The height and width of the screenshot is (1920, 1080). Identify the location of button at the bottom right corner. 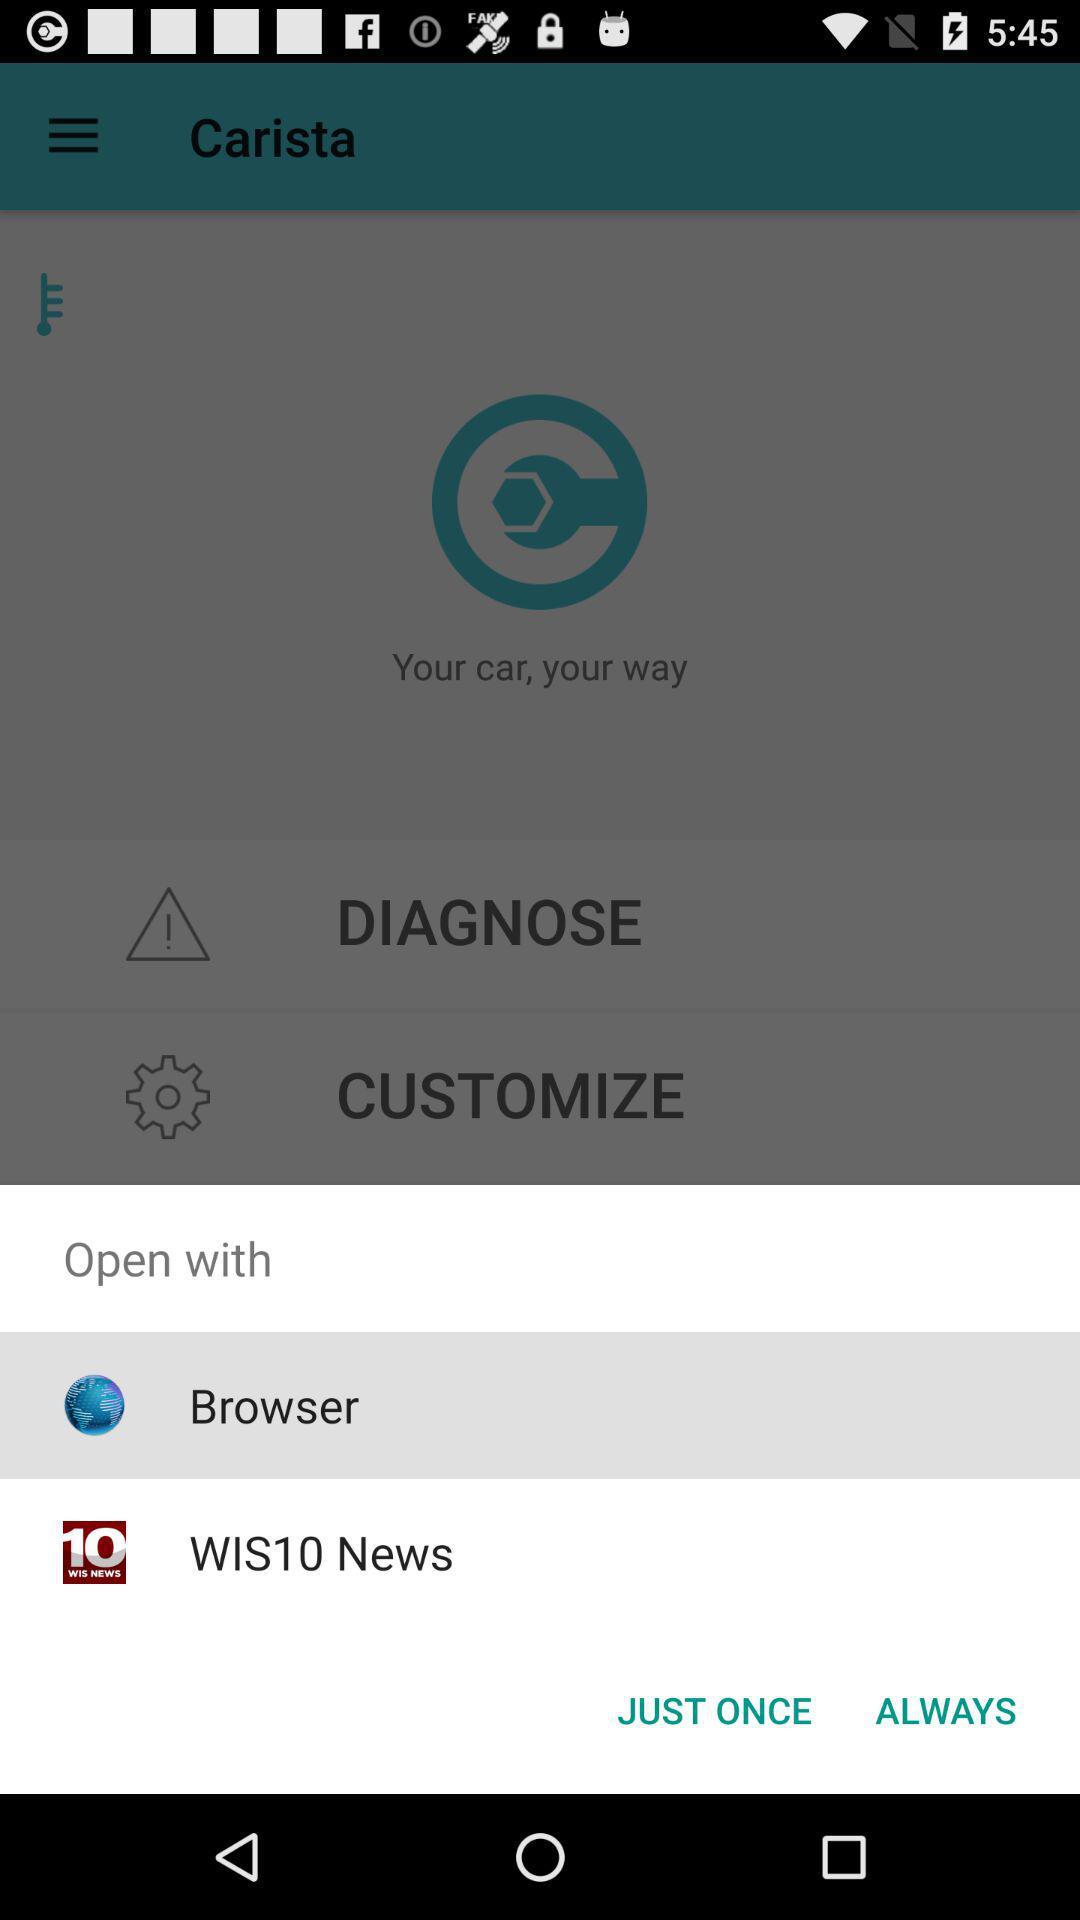
(945, 1708).